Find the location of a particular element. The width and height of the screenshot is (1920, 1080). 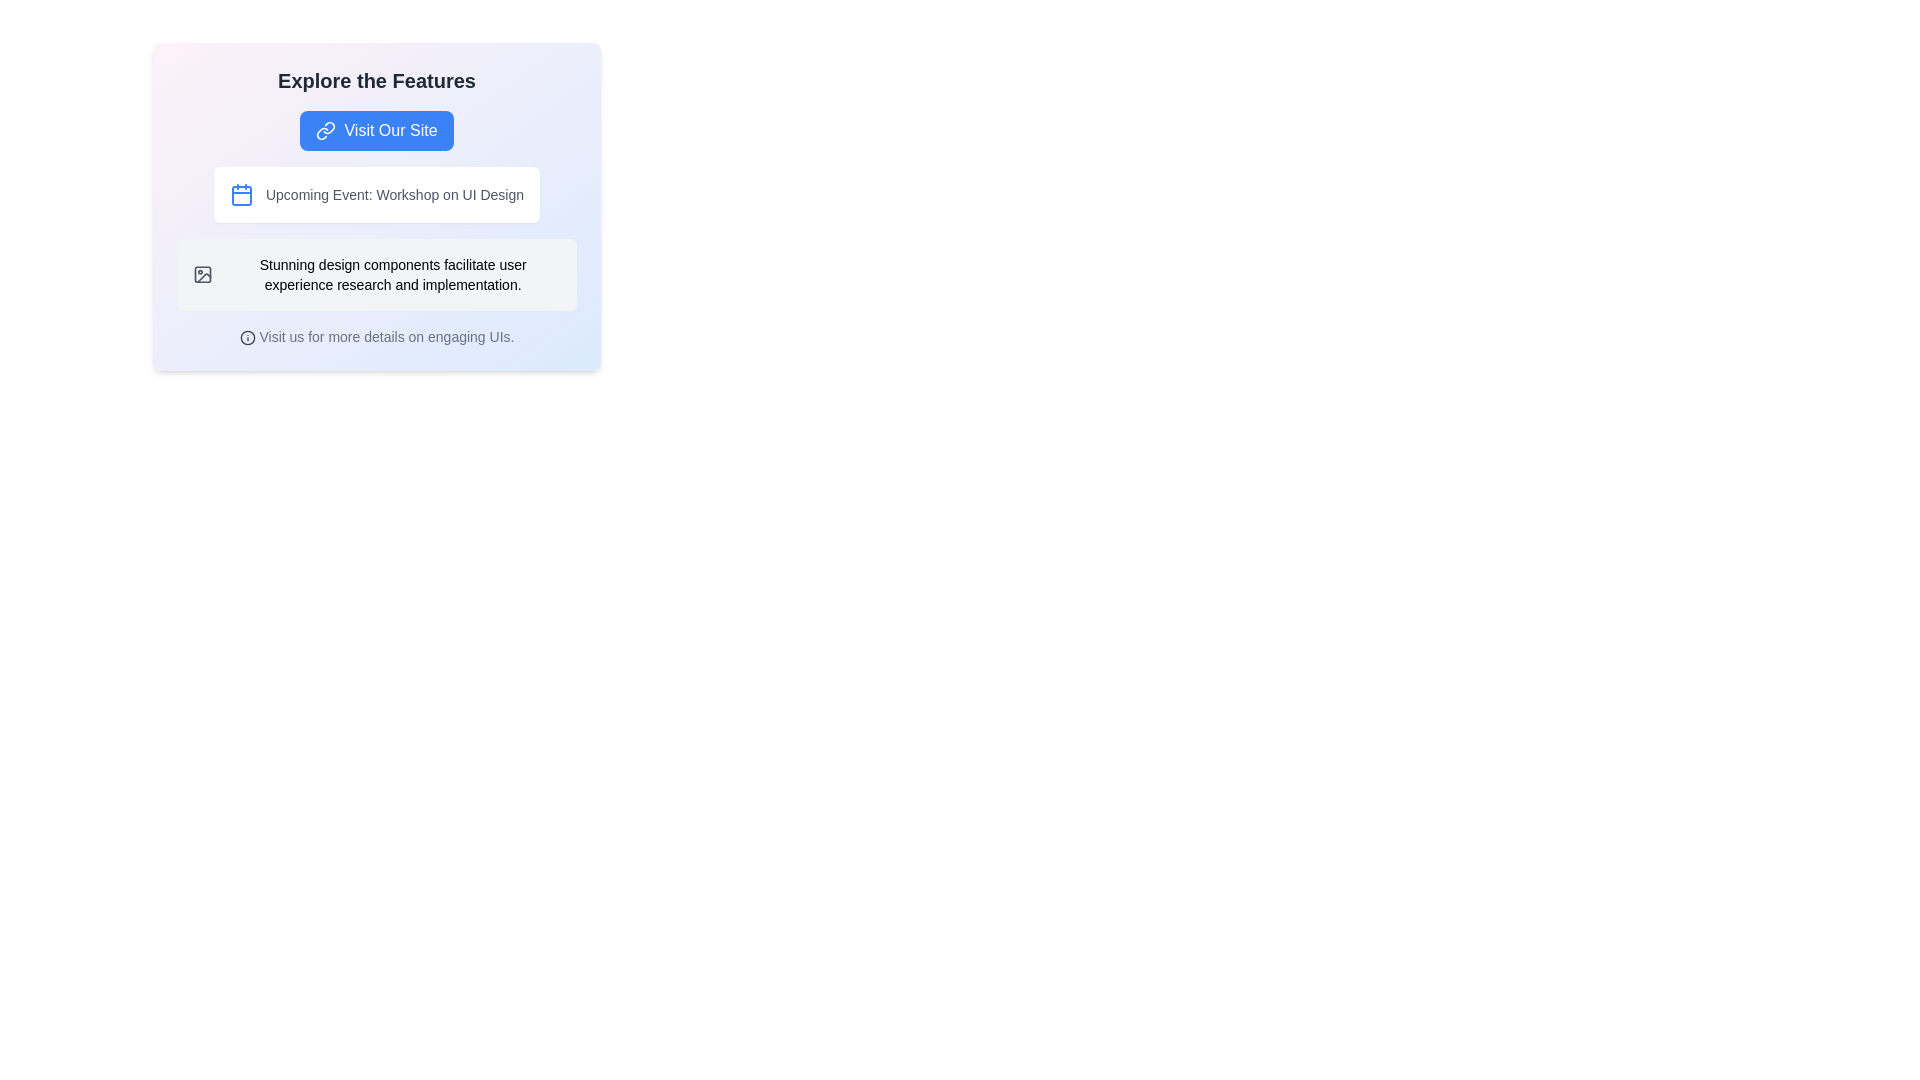

the icon located in the 'Explore the Features' section, which is directly adjacent to the text 'Upcoming Event: Workshop on UI Design.' is located at coordinates (240, 195).